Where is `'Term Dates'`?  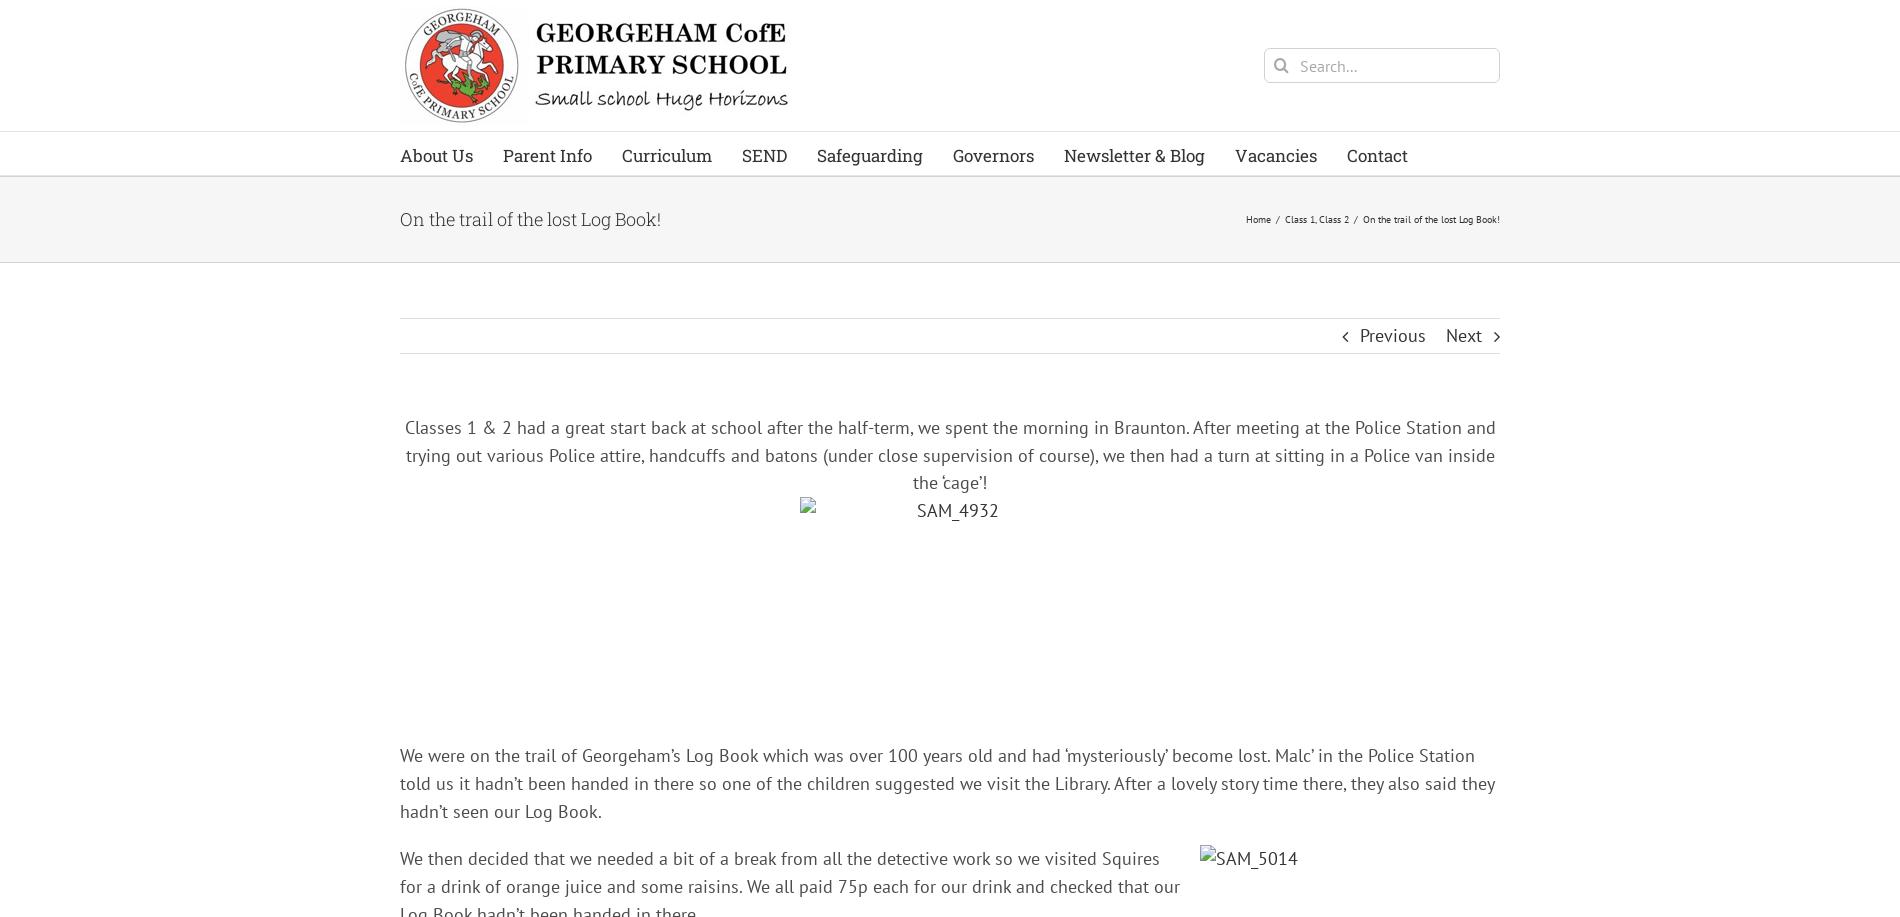 'Term Dates' is located at coordinates (556, 321).